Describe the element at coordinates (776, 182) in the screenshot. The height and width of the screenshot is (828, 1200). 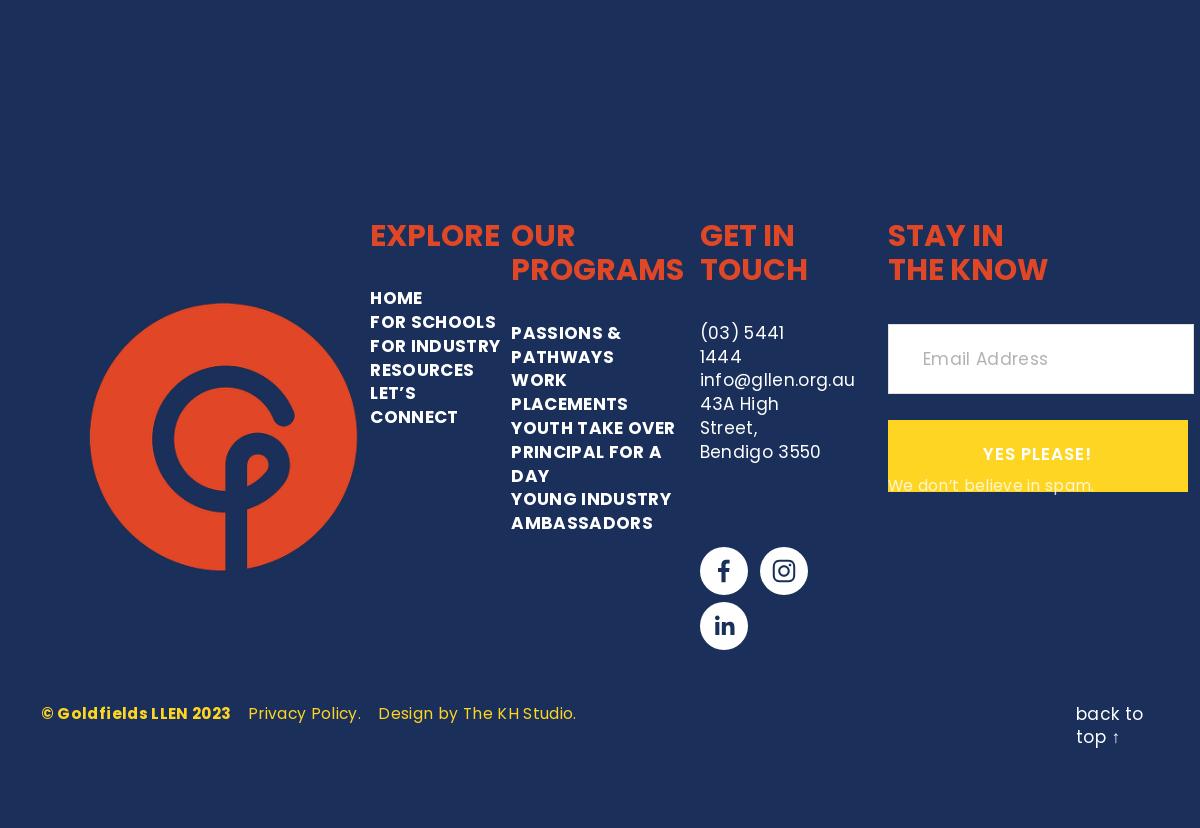
I see `'info@gllen.org.au'` at that location.